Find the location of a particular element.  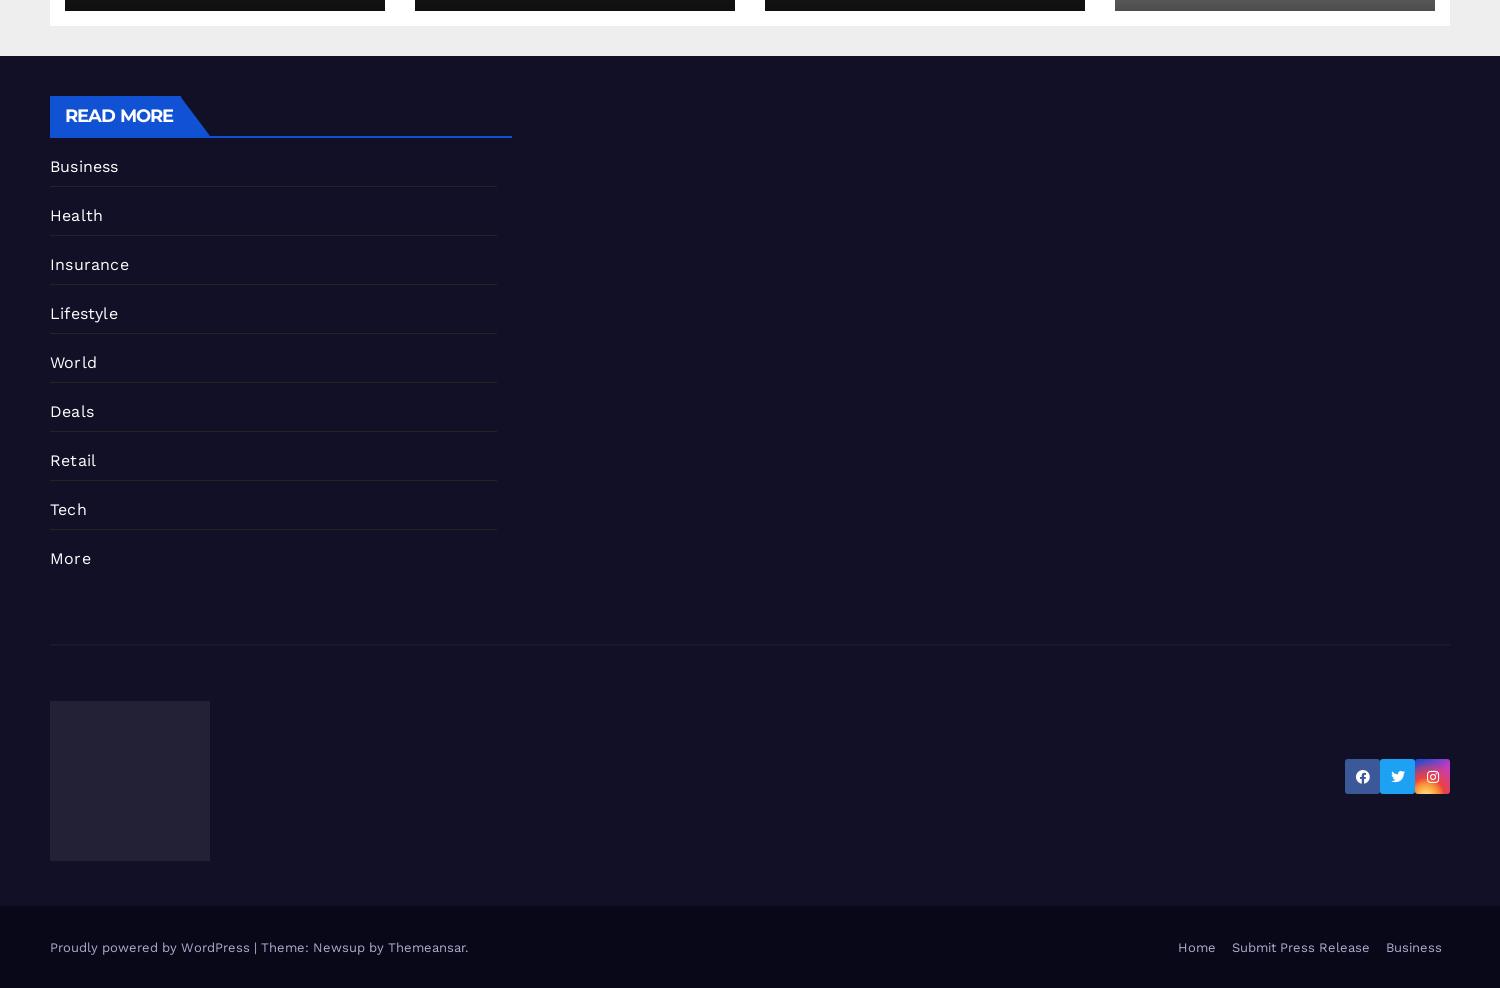

'Lifestyle' is located at coordinates (82, 313).